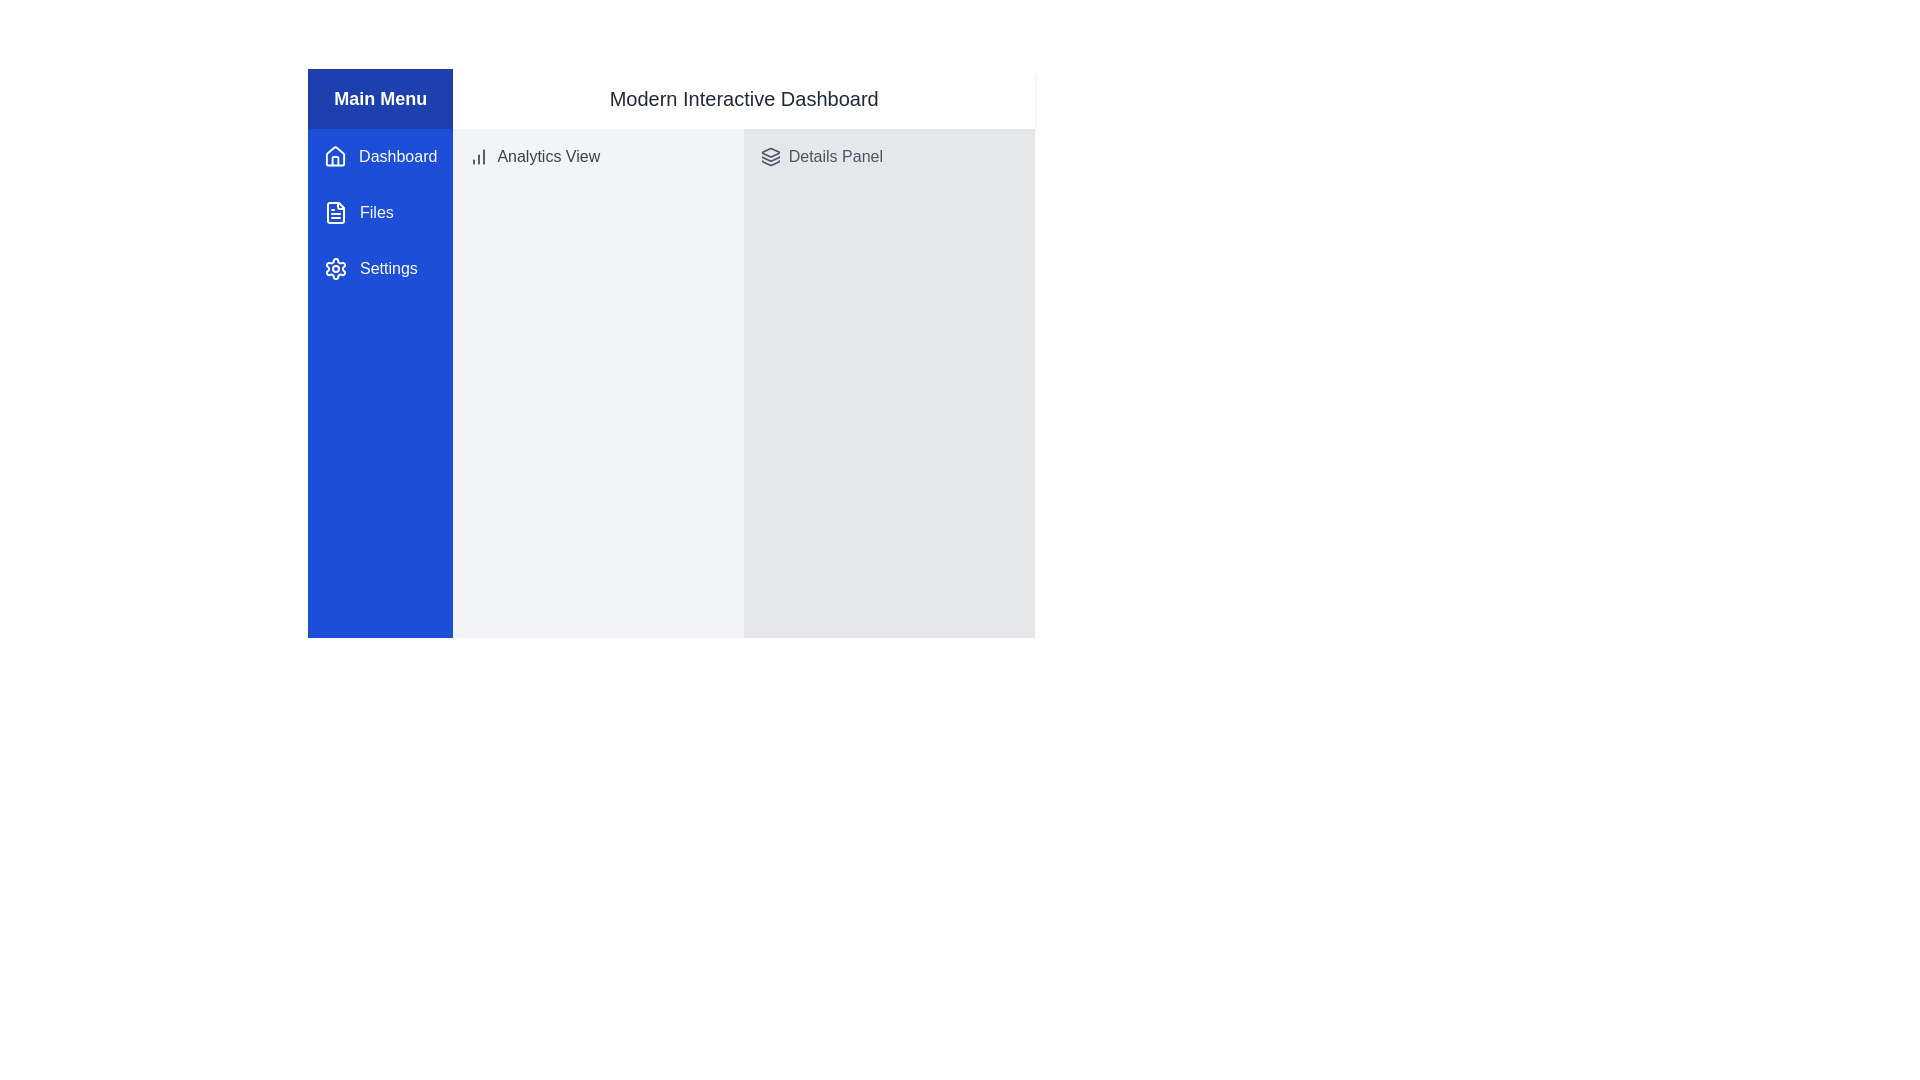 The height and width of the screenshot is (1080, 1920). Describe the element at coordinates (336, 268) in the screenshot. I see `the settings icon located to the left of the 'Settings' text label in the main menu on the left sidebar` at that location.